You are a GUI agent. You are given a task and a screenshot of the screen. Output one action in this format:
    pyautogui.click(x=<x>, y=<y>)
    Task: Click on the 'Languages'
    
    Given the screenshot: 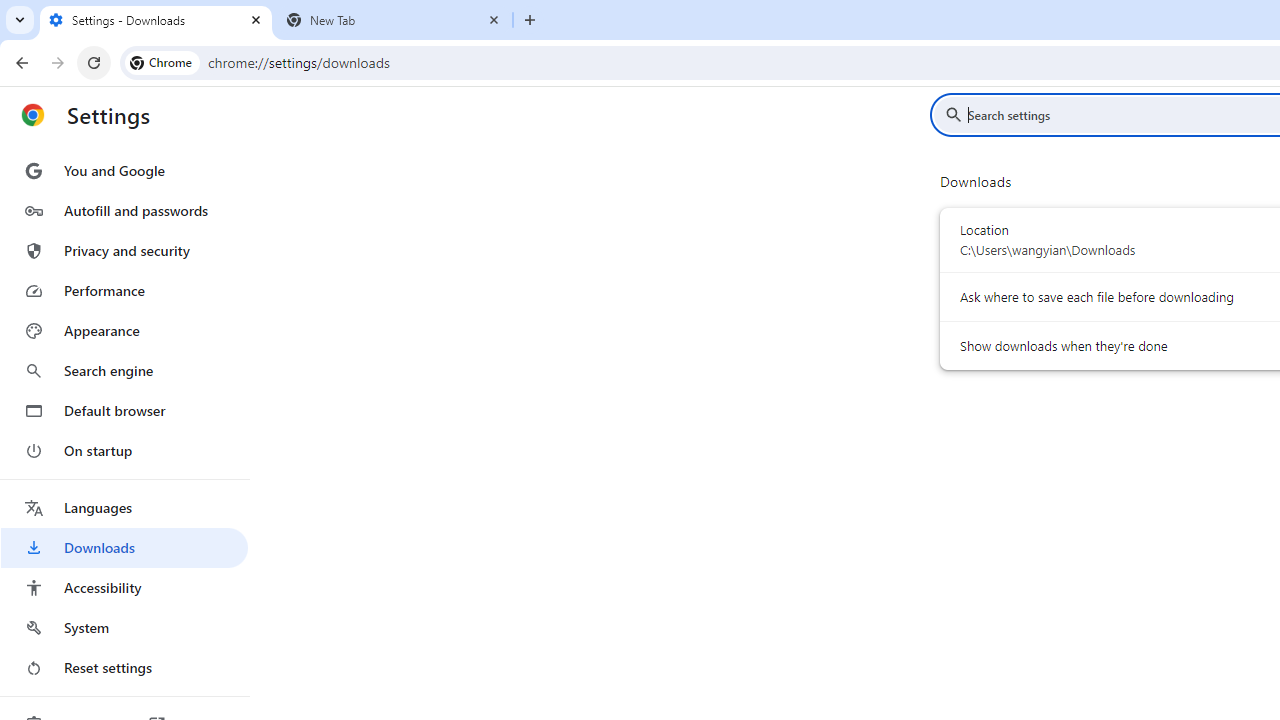 What is the action you would take?
    pyautogui.click(x=123, y=506)
    